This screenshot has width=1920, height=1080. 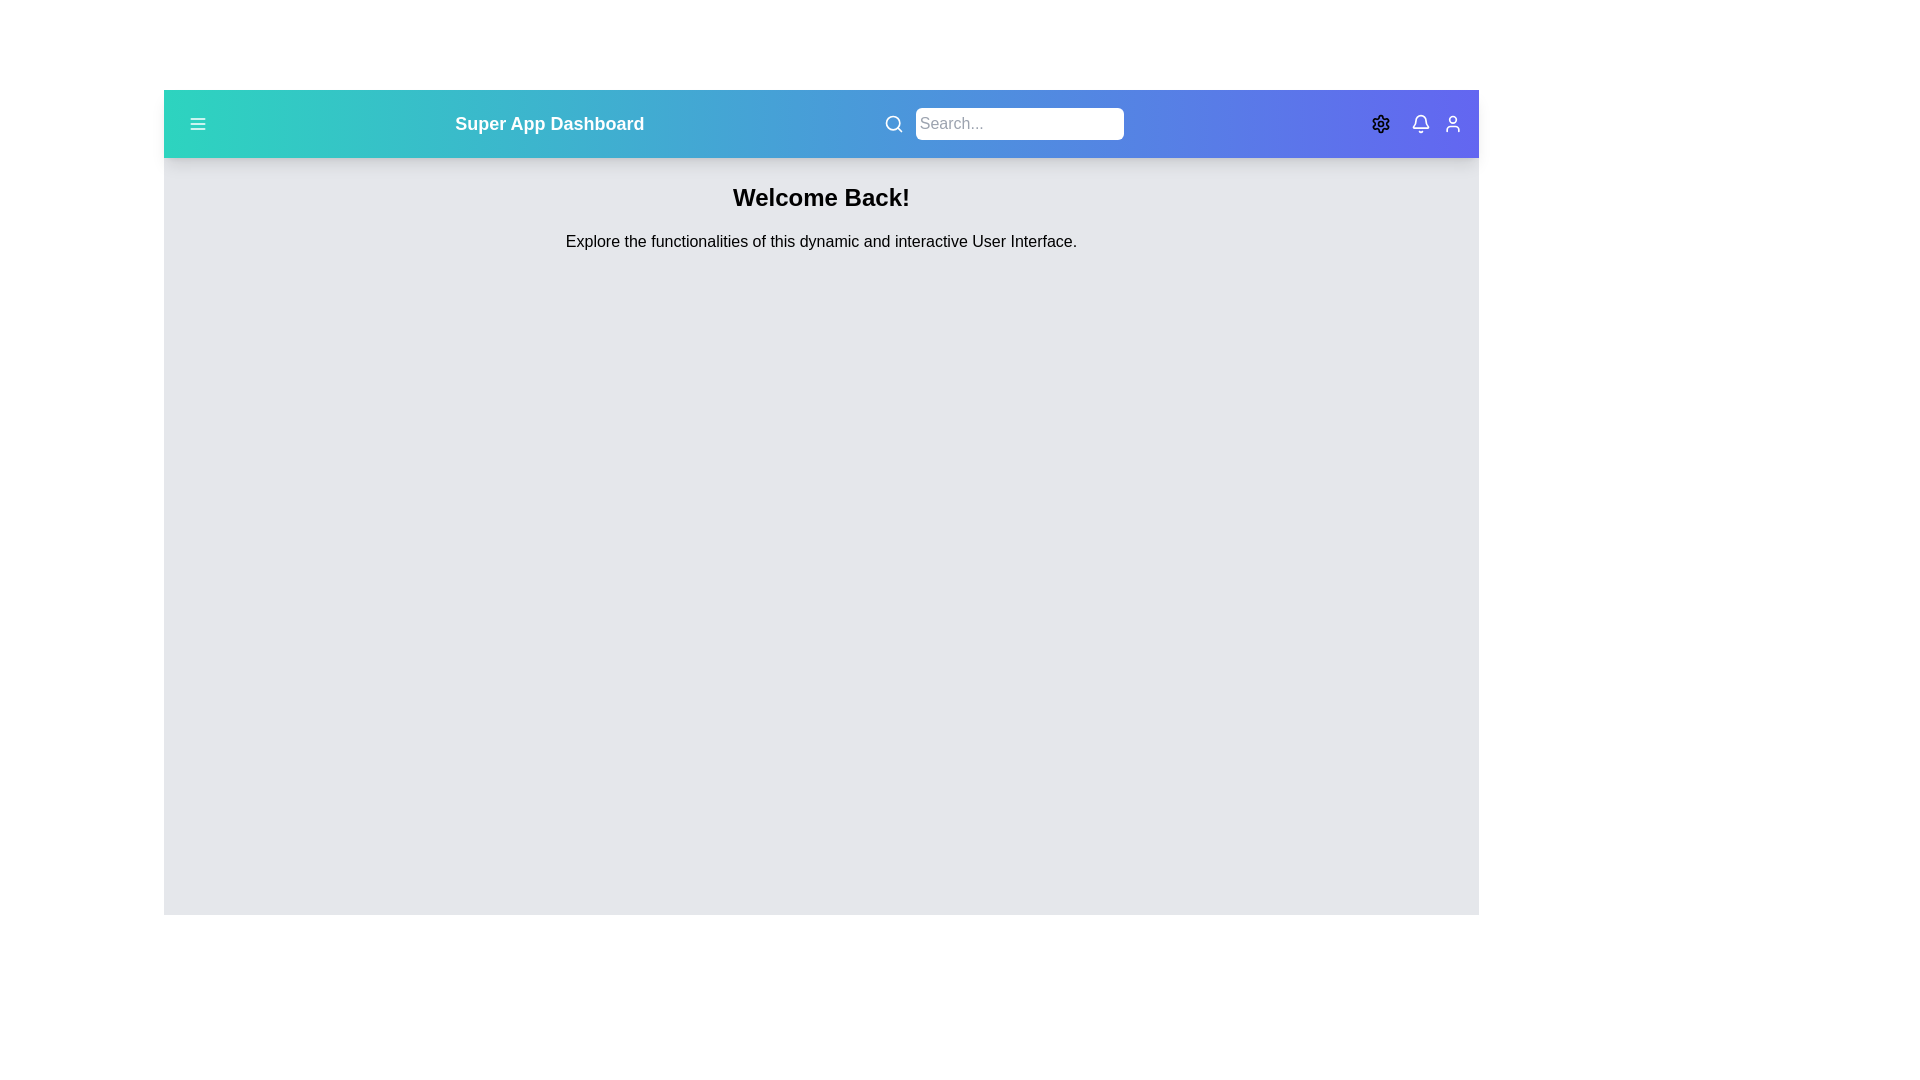 I want to click on the notification icon to view alerts, so click(x=1419, y=123).